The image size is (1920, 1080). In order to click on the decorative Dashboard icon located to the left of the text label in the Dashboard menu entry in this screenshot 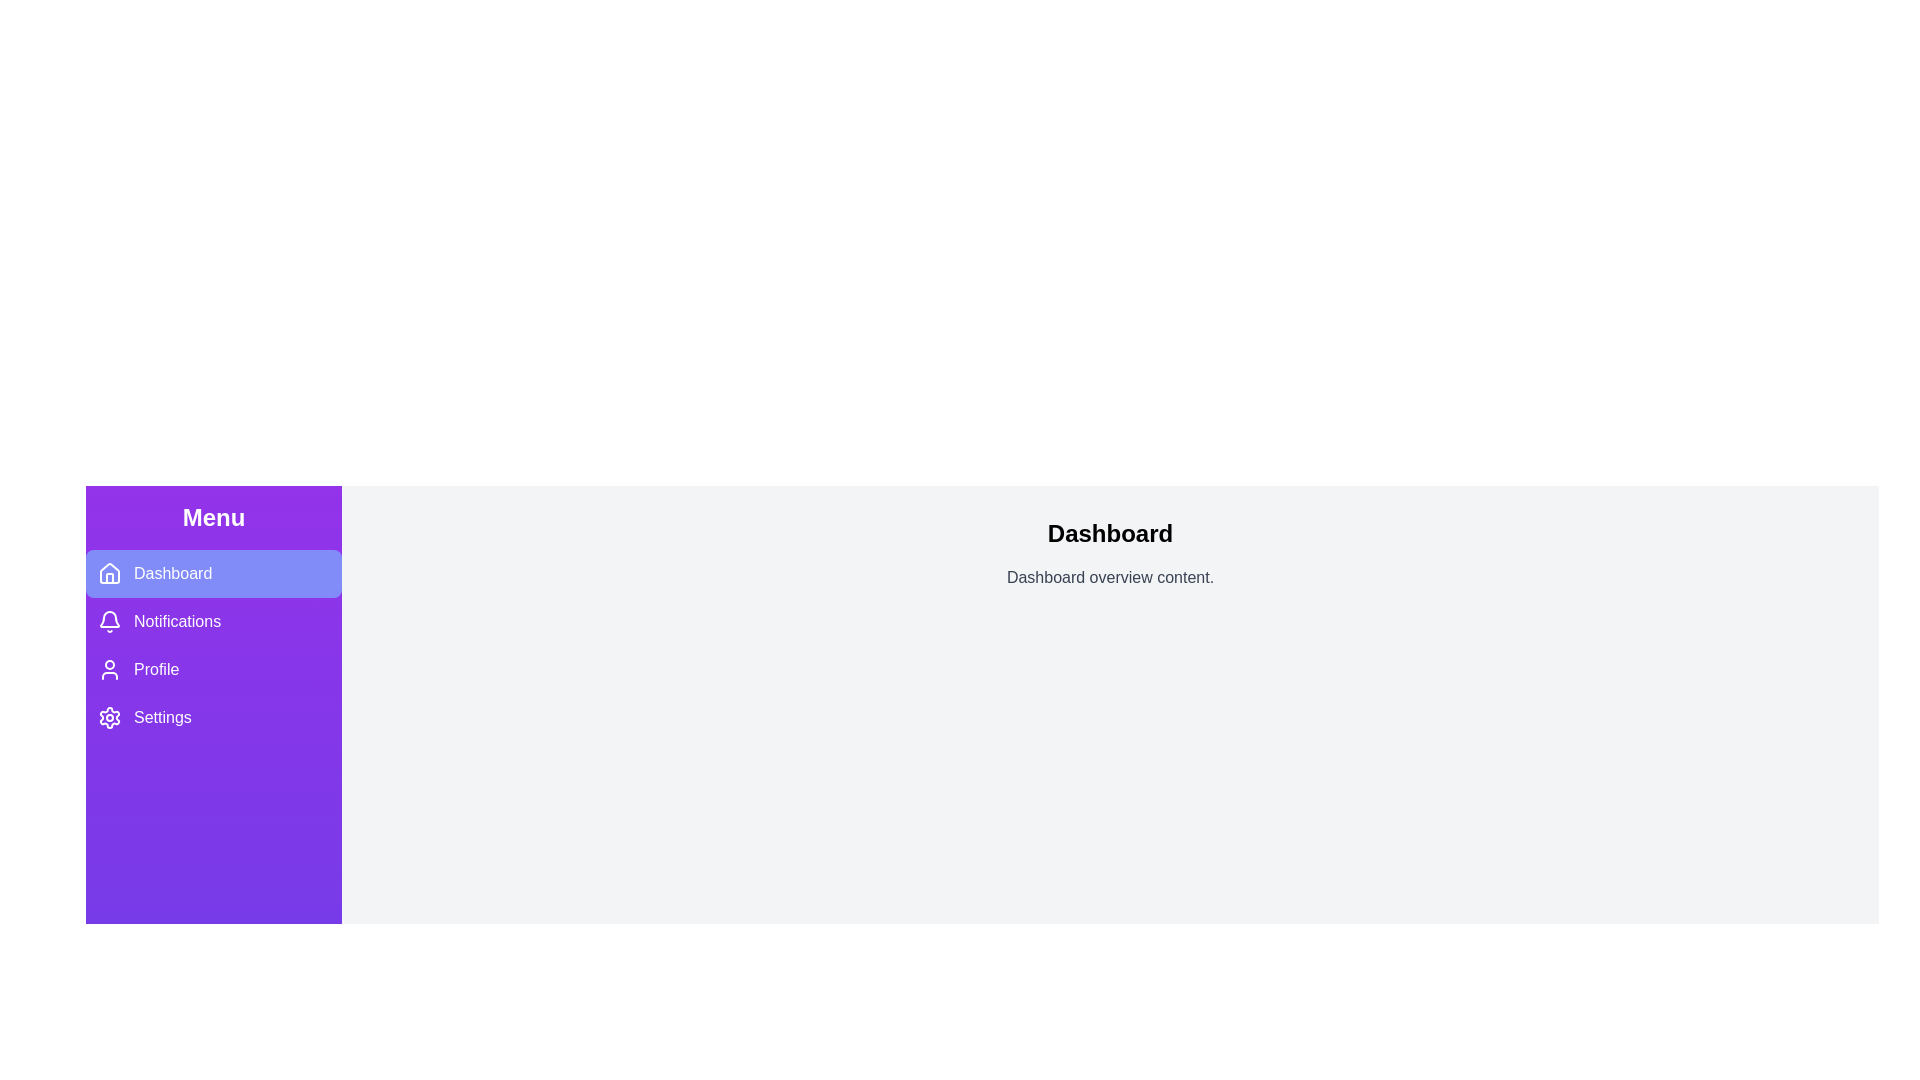, I will do `click(109, 574)`.